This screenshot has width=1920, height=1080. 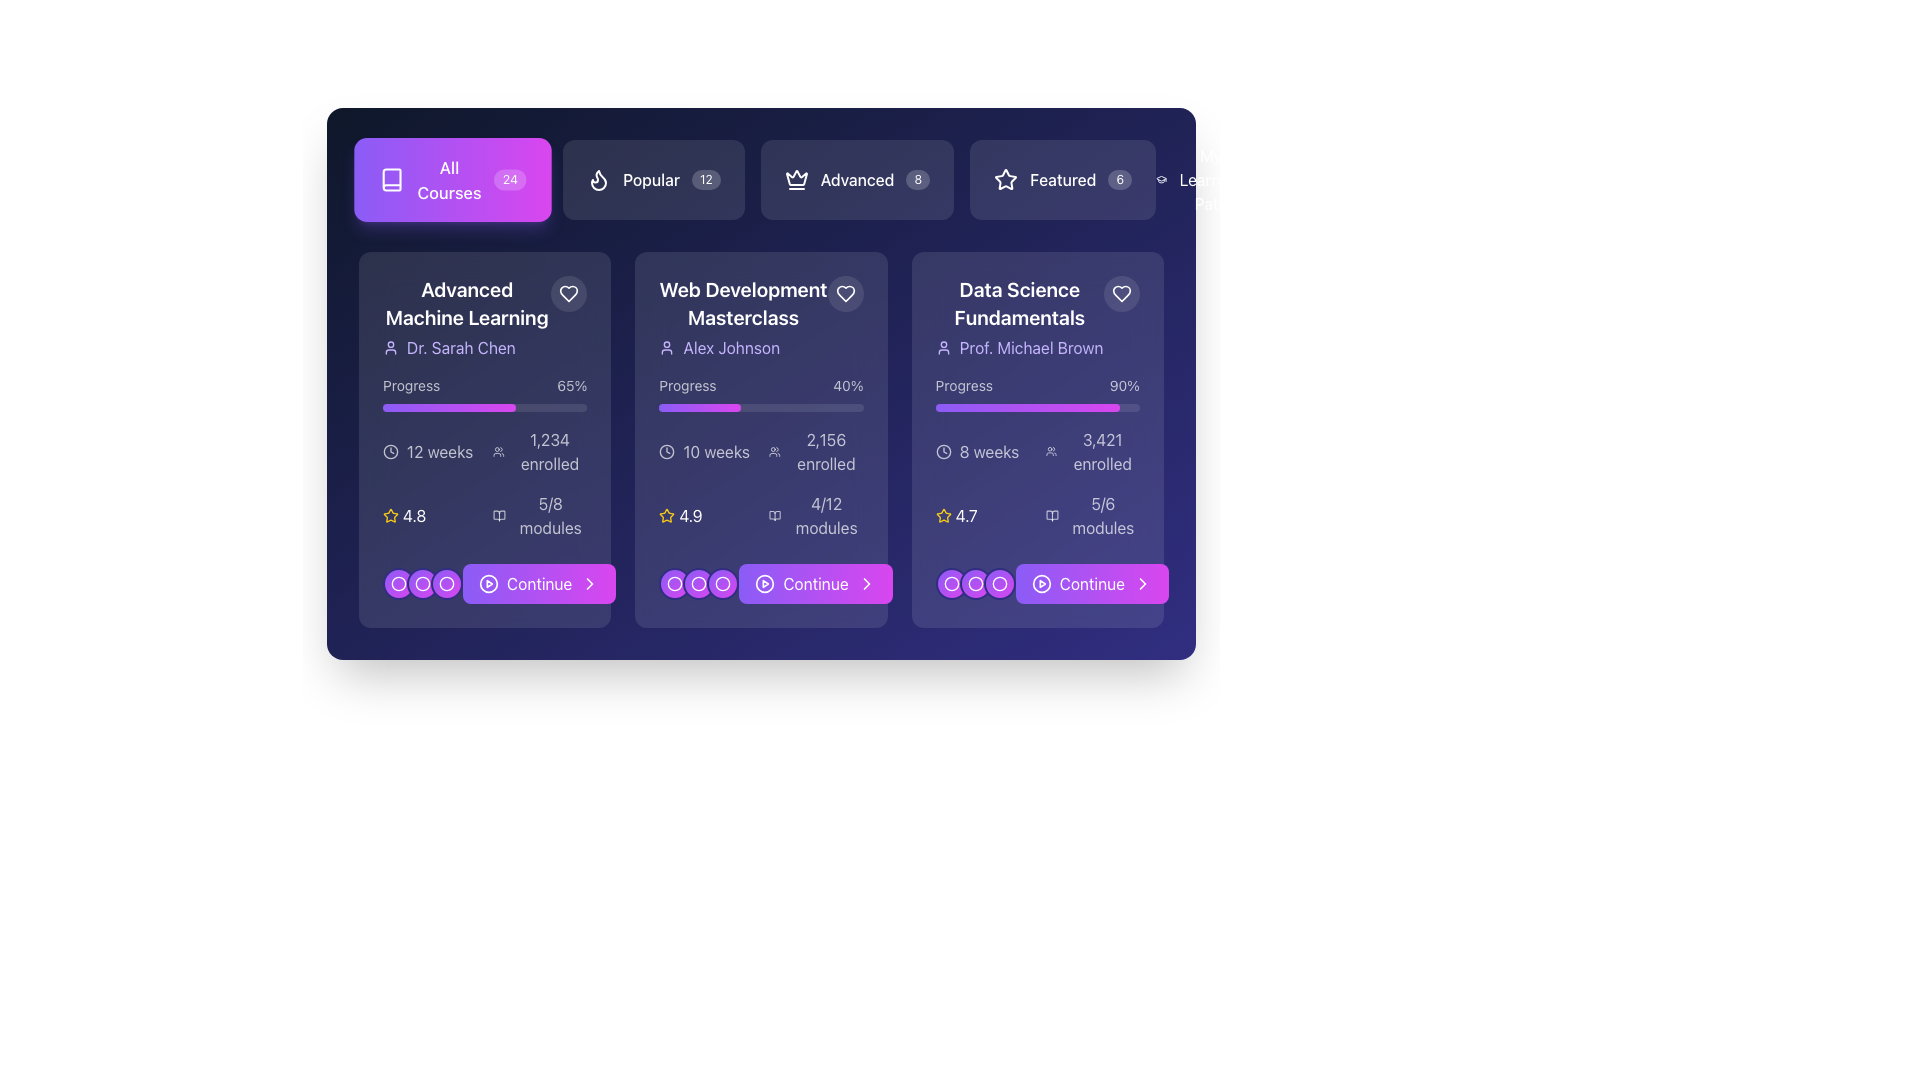 I want to click on the open book icon that is part of the '5/8 modules' display, located to the left of the numeric text, at the top of the first card under the 'Advanced Machine Learning' course column, so click(x=499, y=515).